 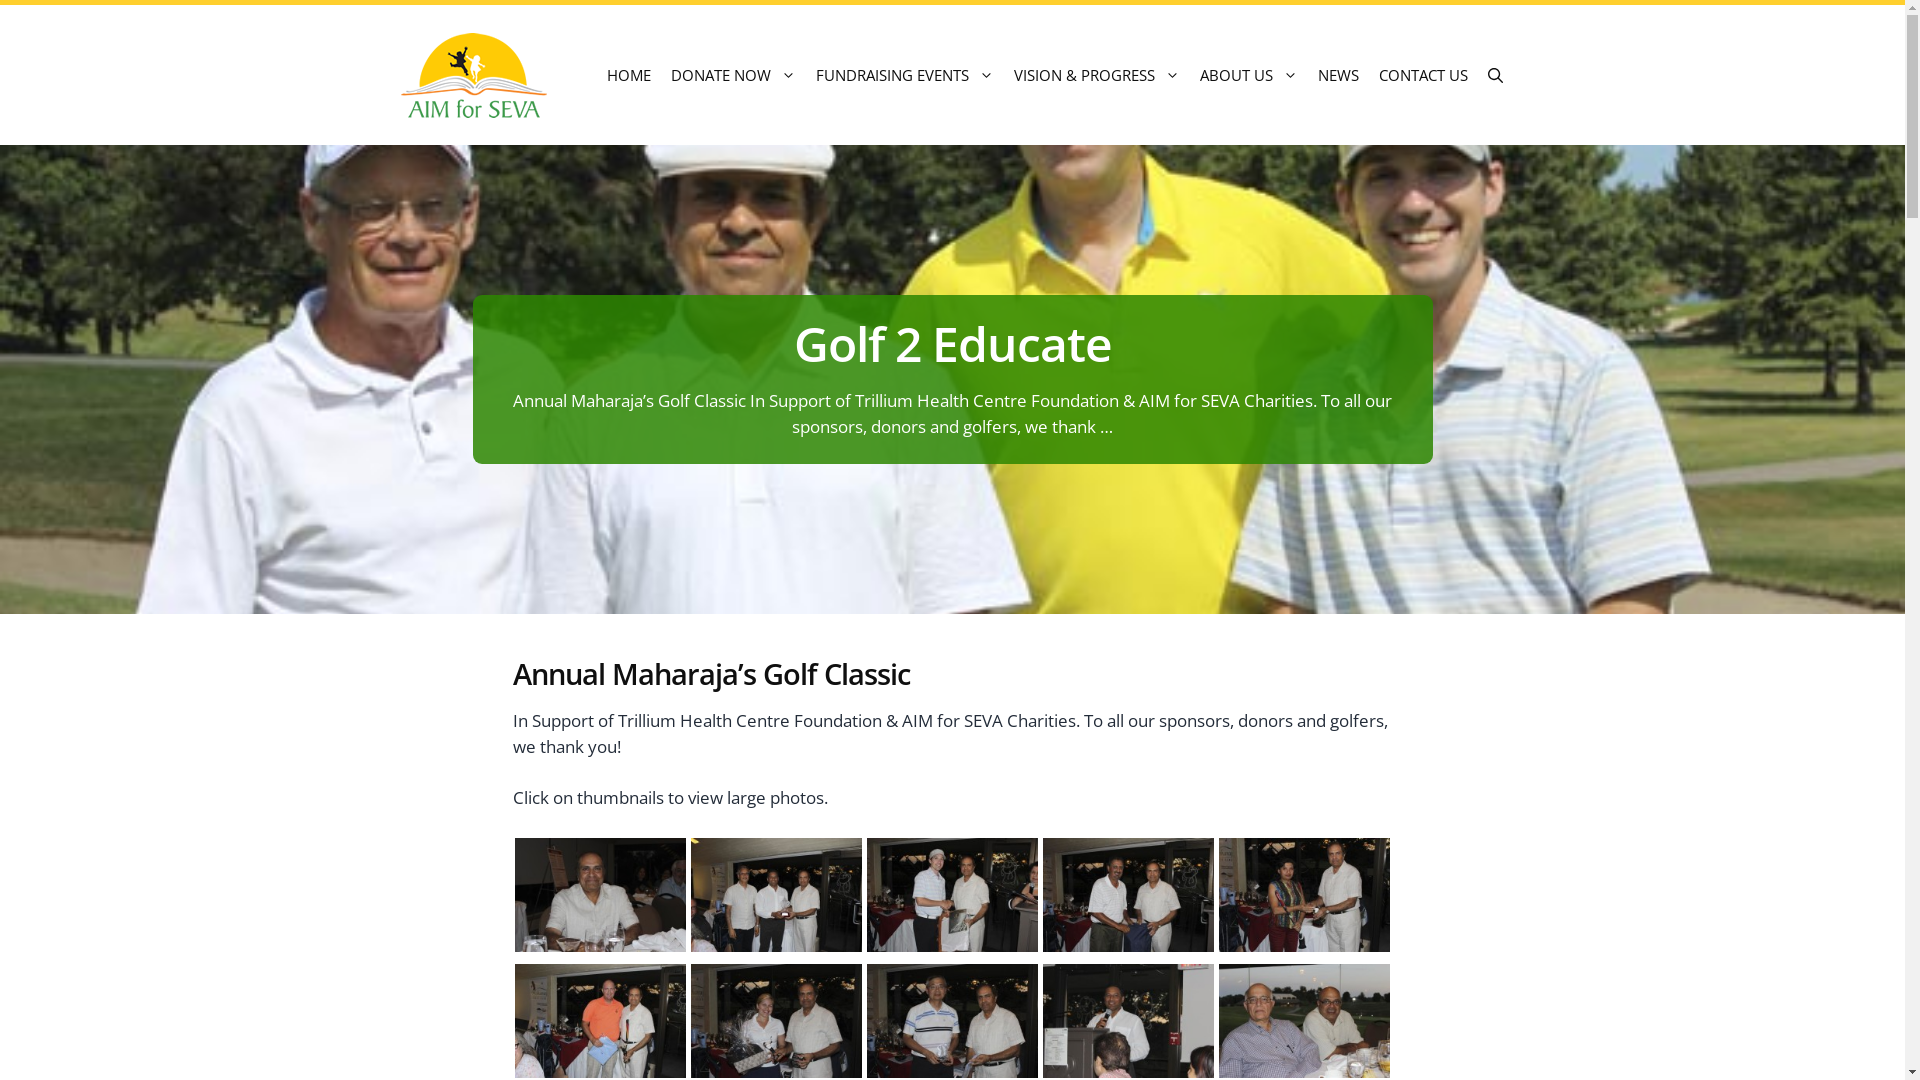 I want to click on 'DONATE NOW', so click(x=660, y=73).